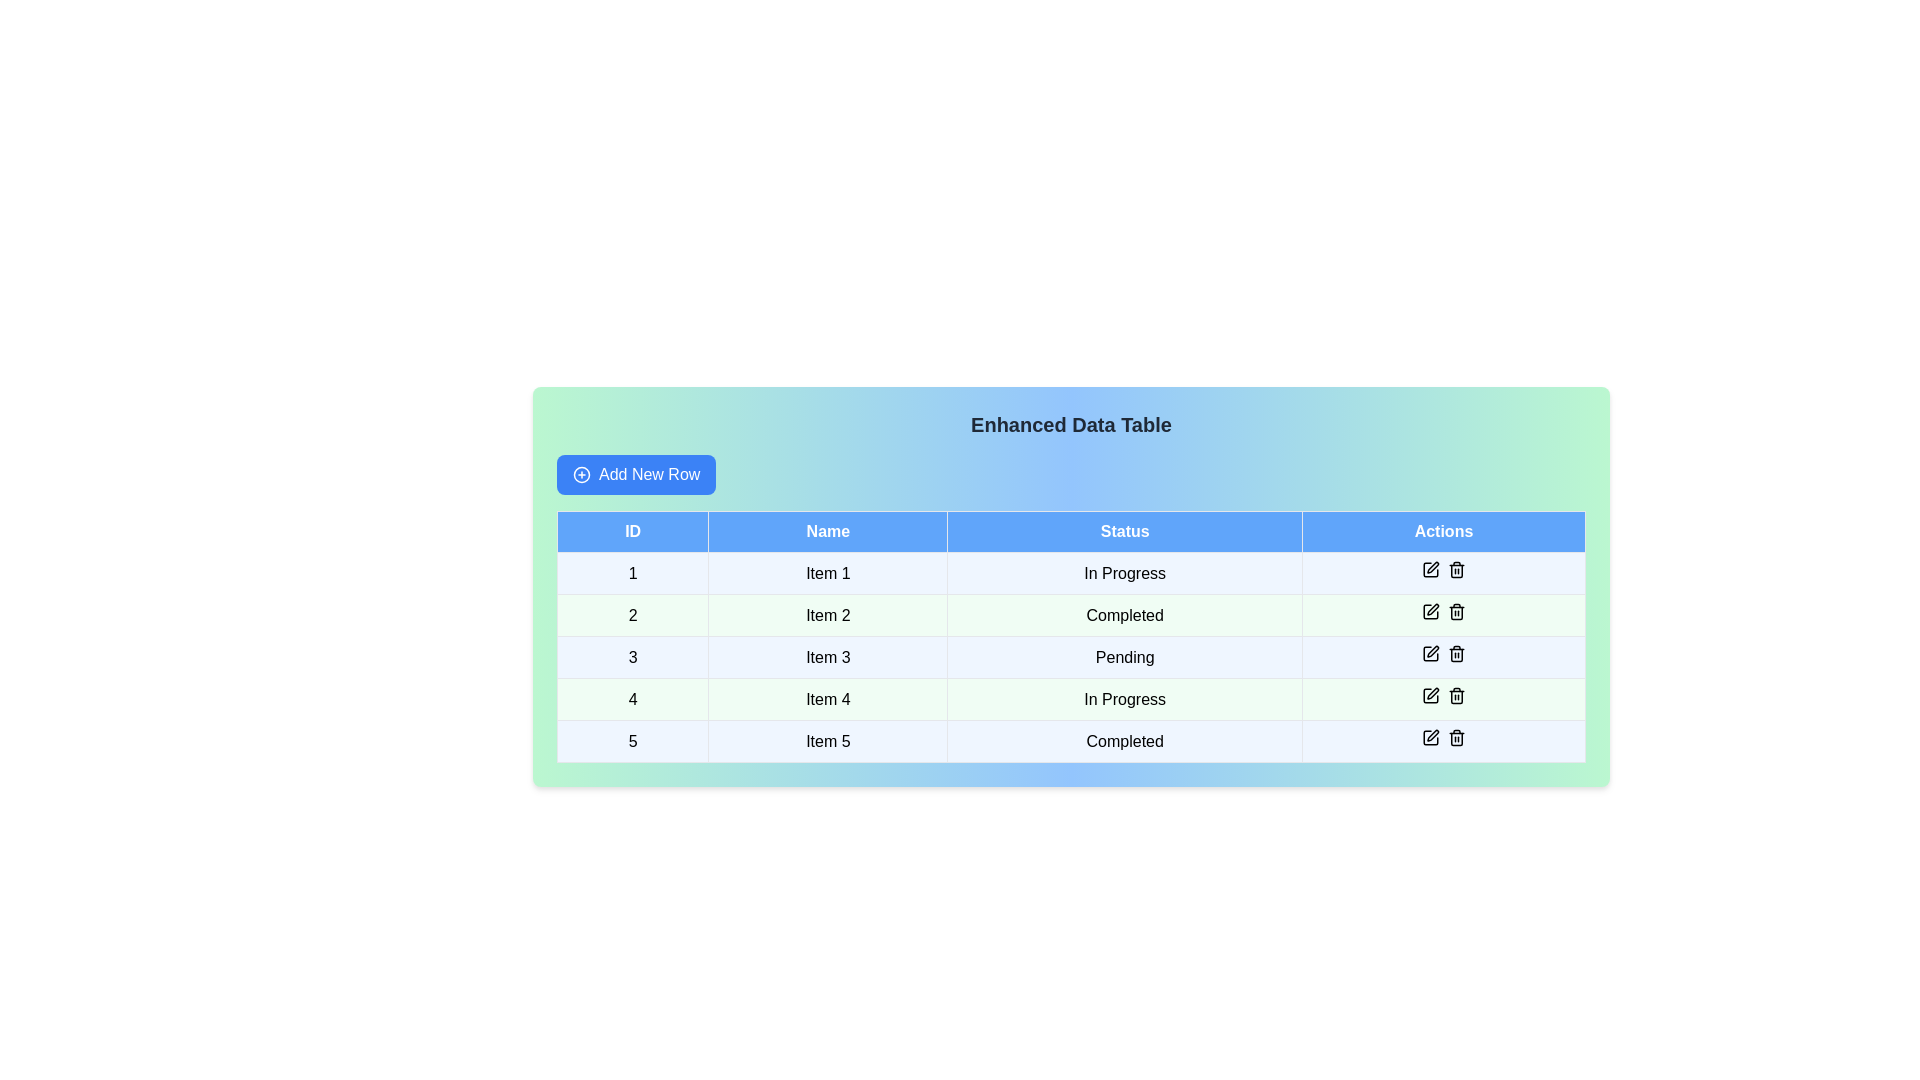  Describe the element at coordinates (1432, 735) in the screenshot. I see `the pen icon located in the last row of the 'Actions' column of the data table to initiate an edit action` at that location.